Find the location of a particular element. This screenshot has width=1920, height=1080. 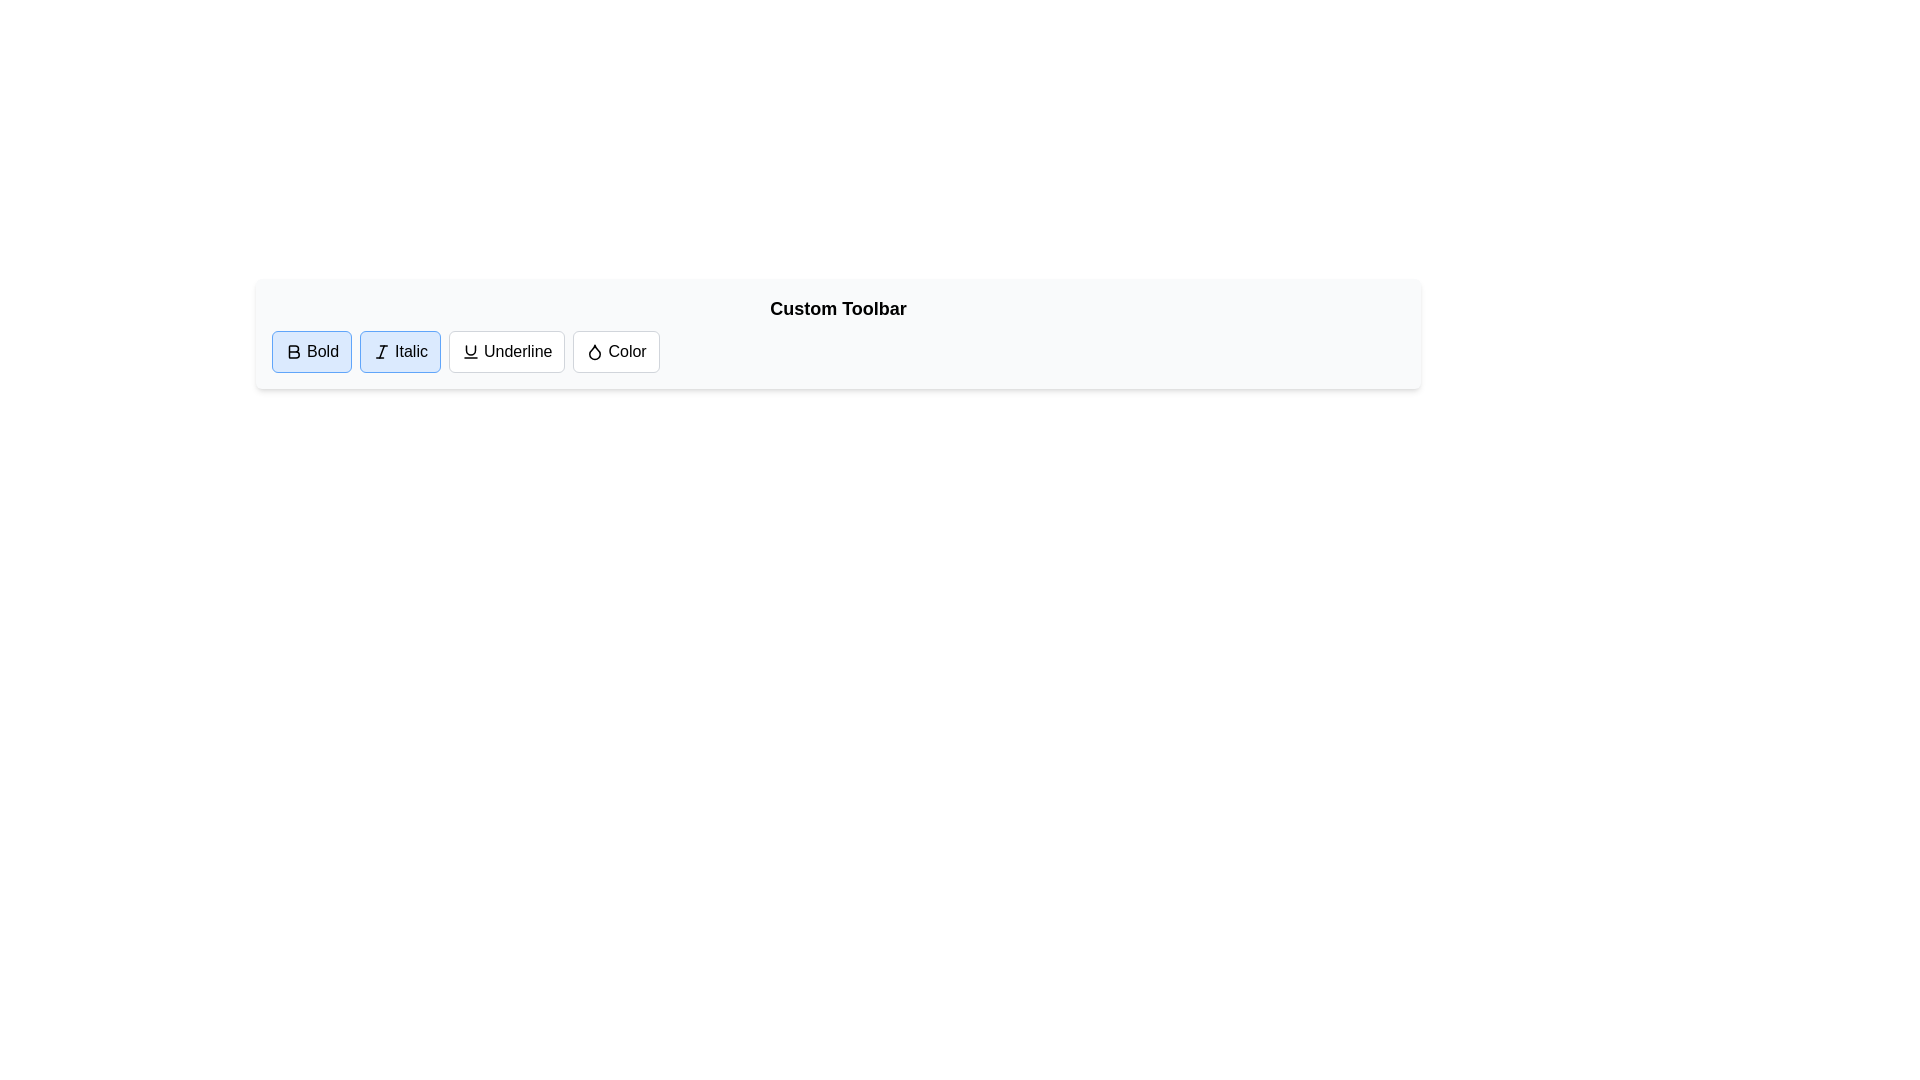

the upper curve of the underline graphical representation within the 'Underline' icon located in the formatting toolbar under 'Custom Toolbar' is located at coordinates (469, 349).